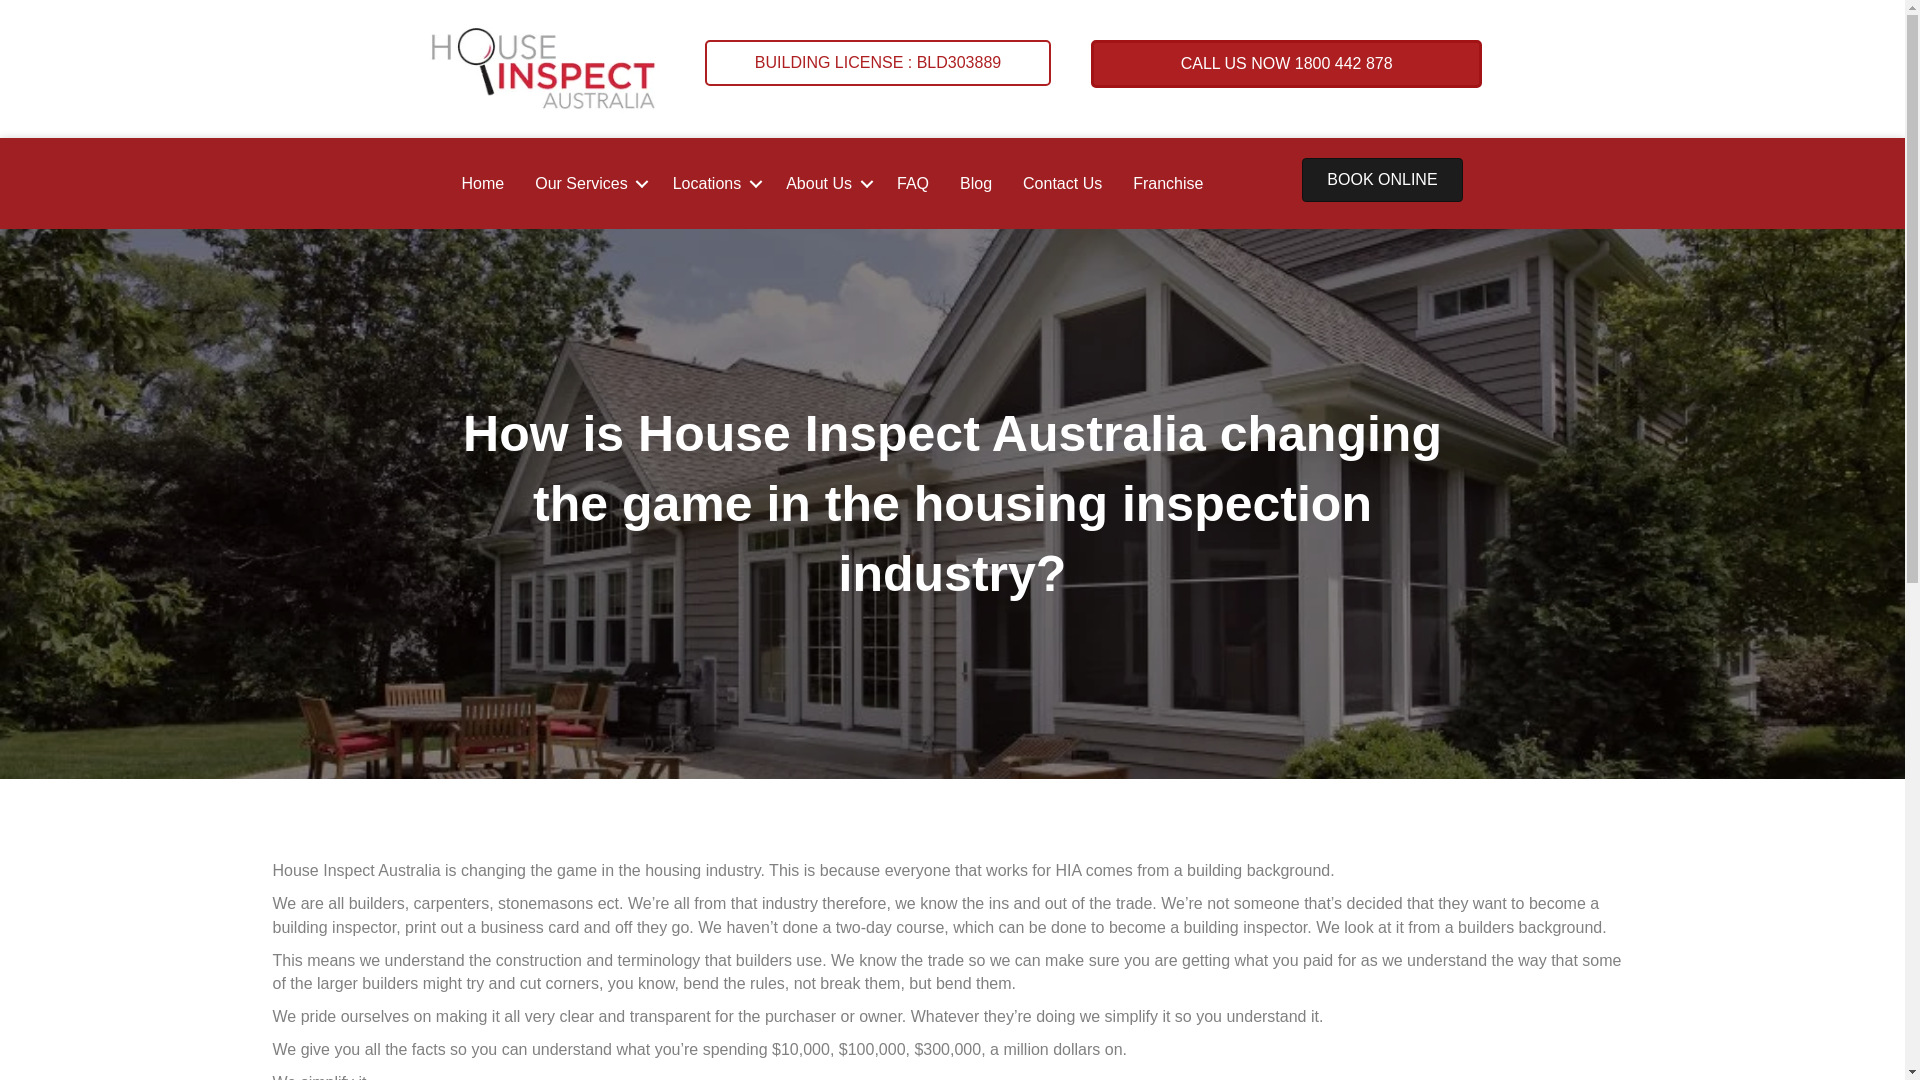 The height and width of the screenshot is (1080, 1920). I want to click on 'BUILDING LICENSE : BLD303889', so click(878, 61).